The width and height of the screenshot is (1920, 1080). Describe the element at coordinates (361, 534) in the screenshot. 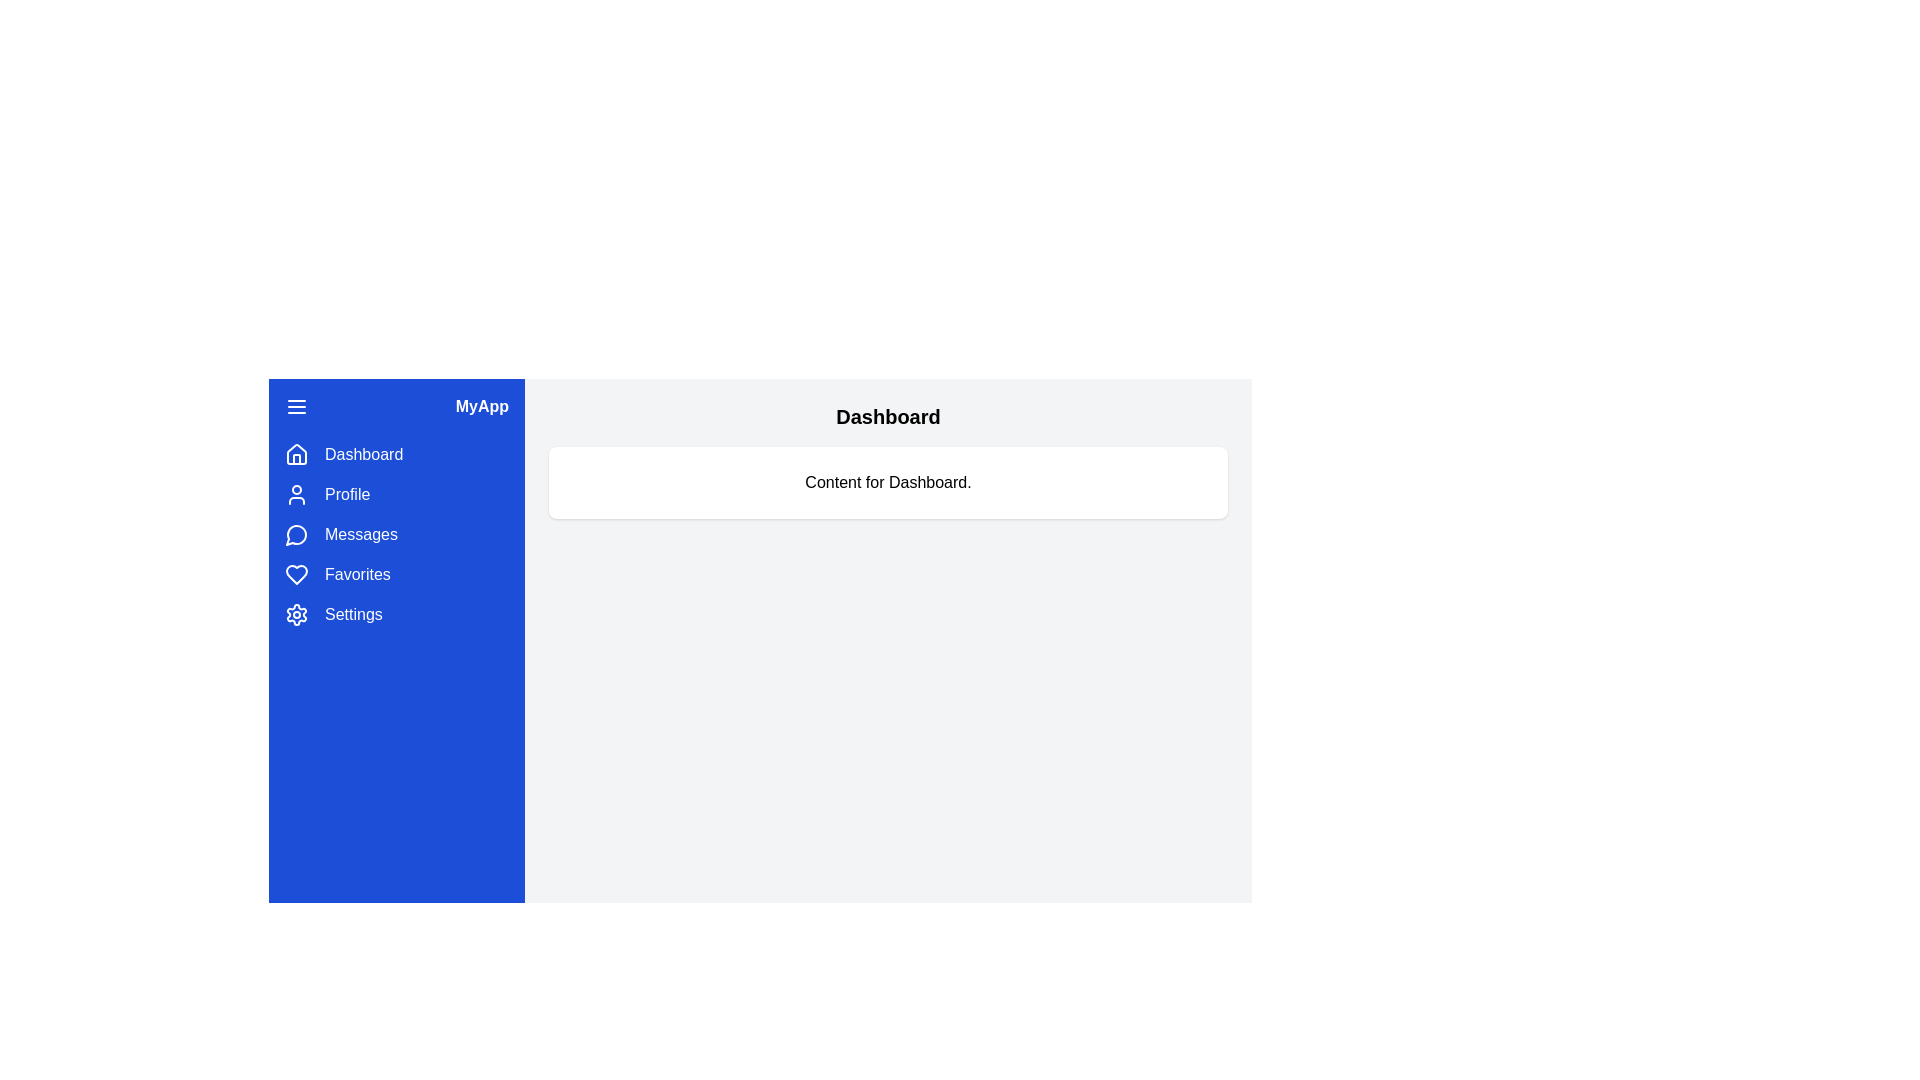

I see `the 'Messages' navigation item, which is the third item in the menu to the right of the speech bubble icon` at that location.